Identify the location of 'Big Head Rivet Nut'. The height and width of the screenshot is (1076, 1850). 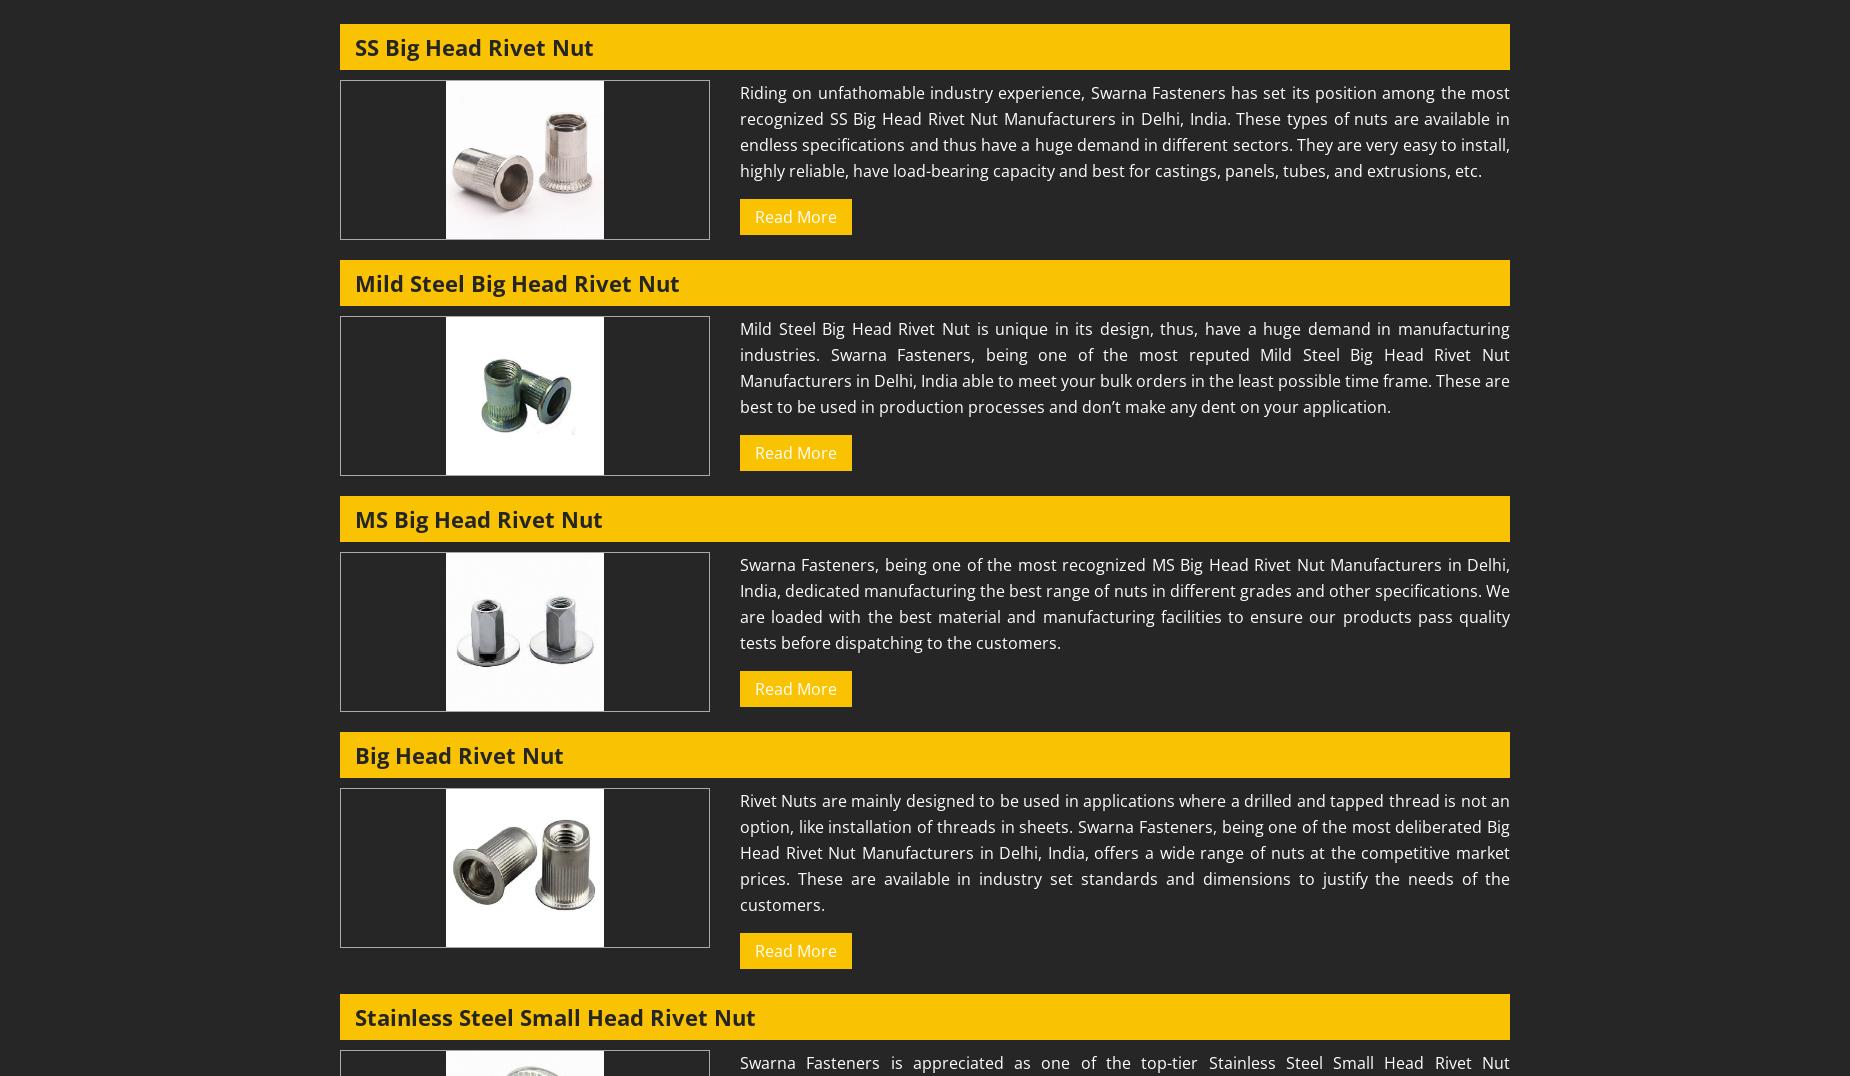
(354, 754).